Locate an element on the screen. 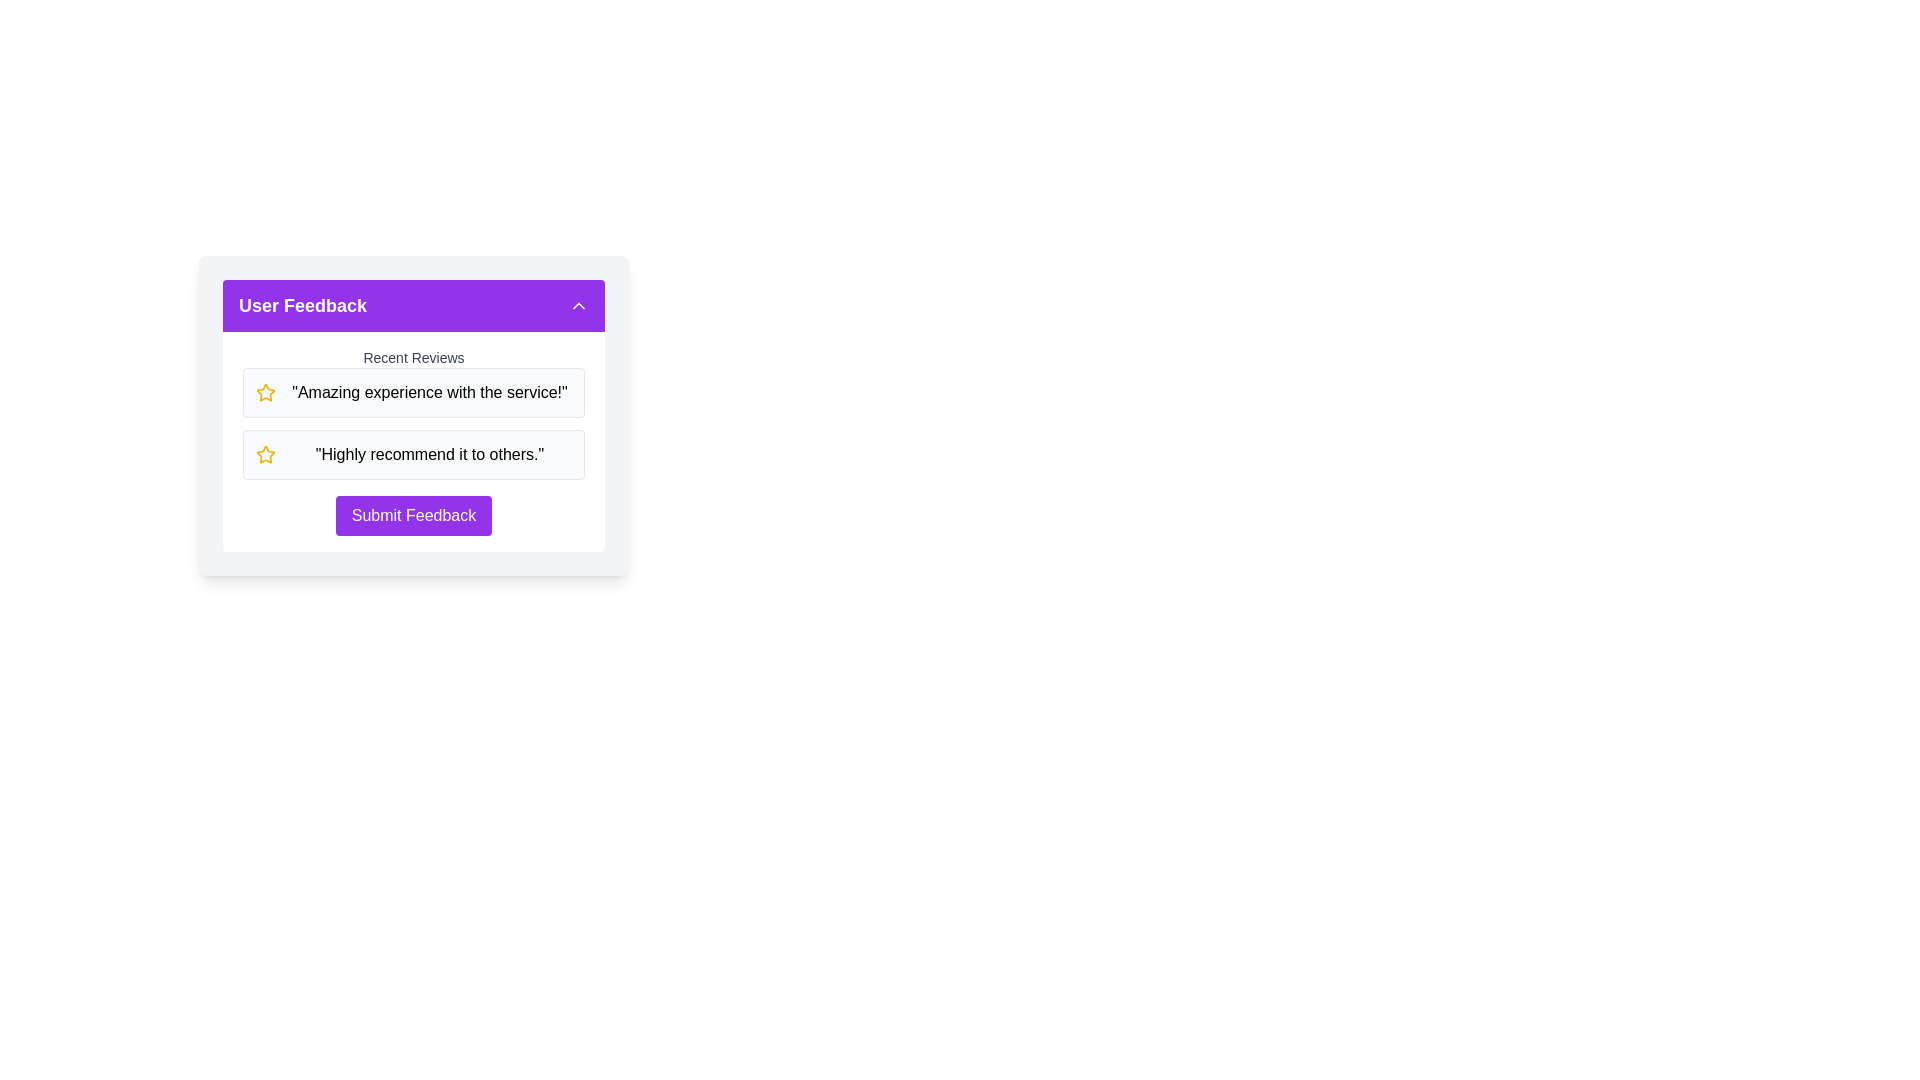 The height and width of the screenshot is (1080, 1920). the text label displaying 'Amazing experience with the service!' that is located in the feedback card under 'Recent Reviews', aligned horizontally with a yellow star icon is located at coordinates (429, 393).